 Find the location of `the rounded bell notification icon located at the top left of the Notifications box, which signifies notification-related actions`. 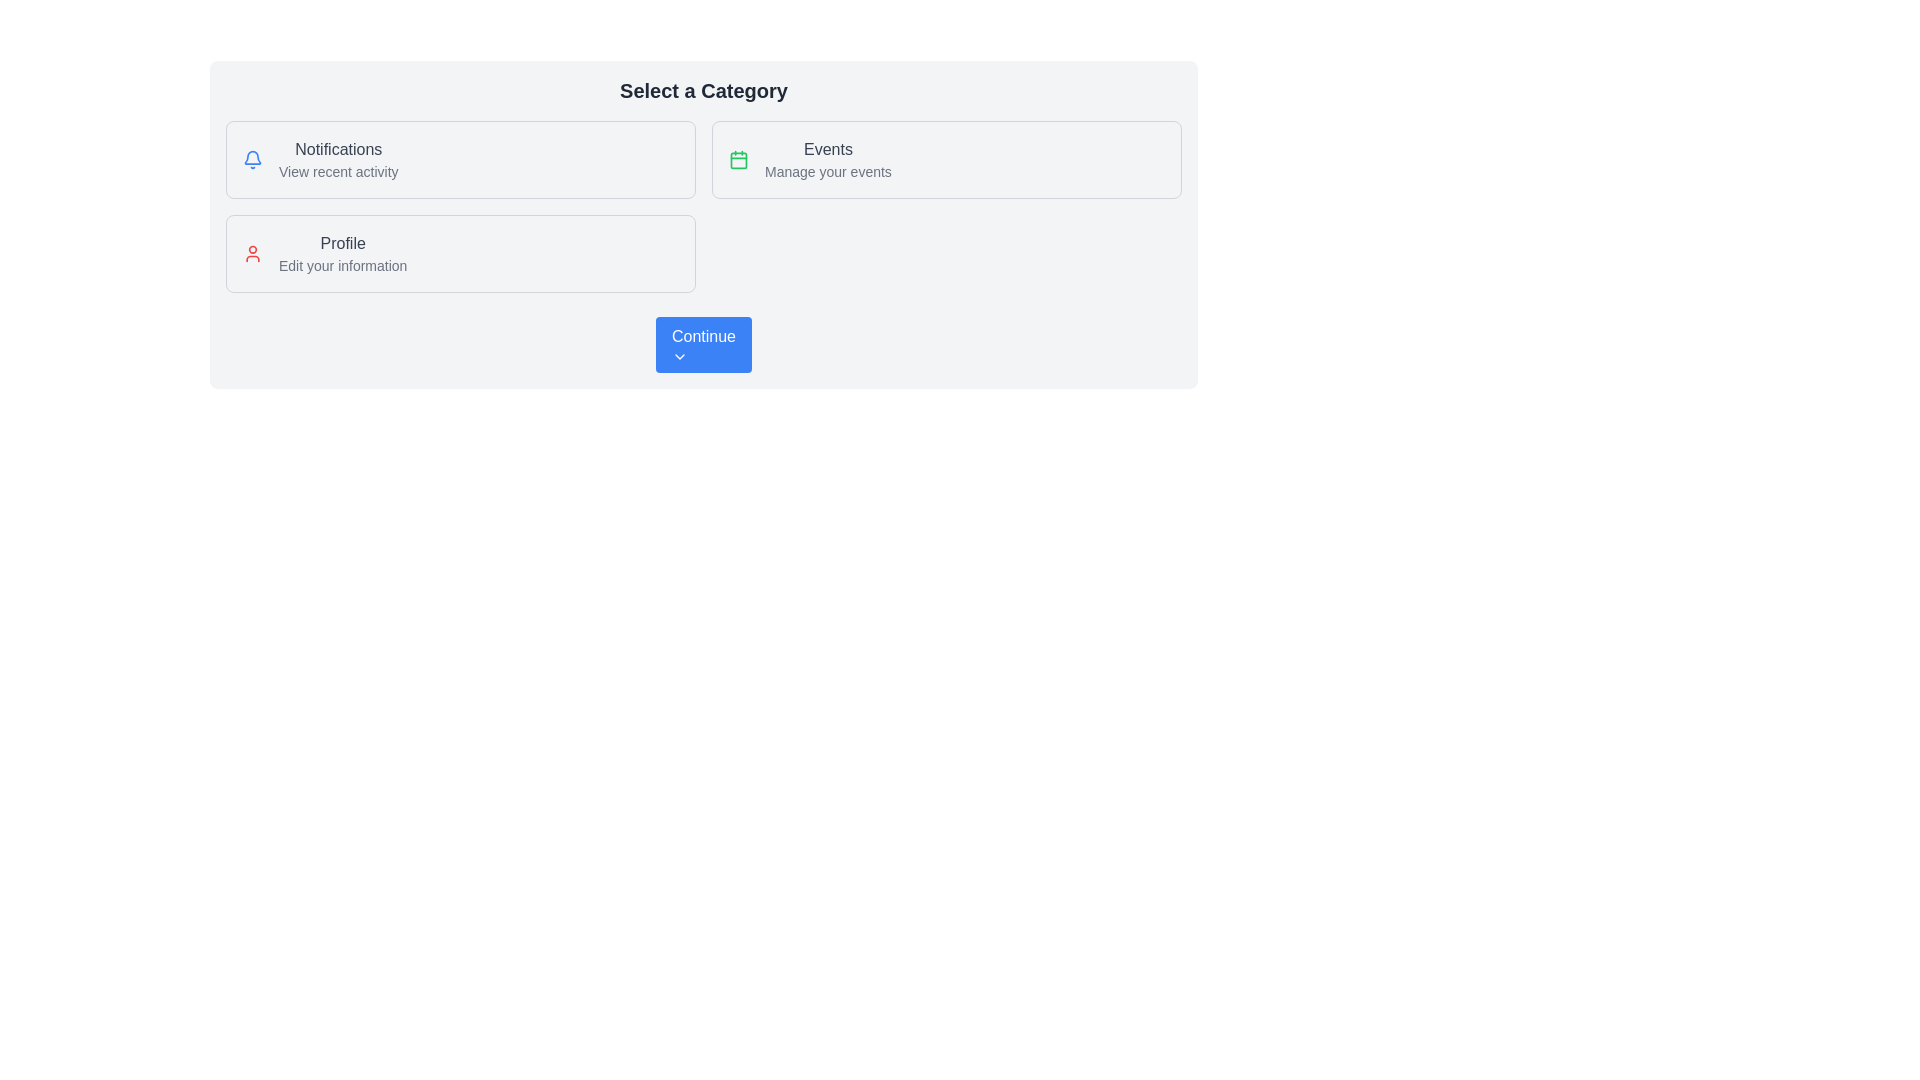

the rounded bell notification icon located at the top left of the Notifications box, which signifies notification-related actions is located at coordinates (252, 156).